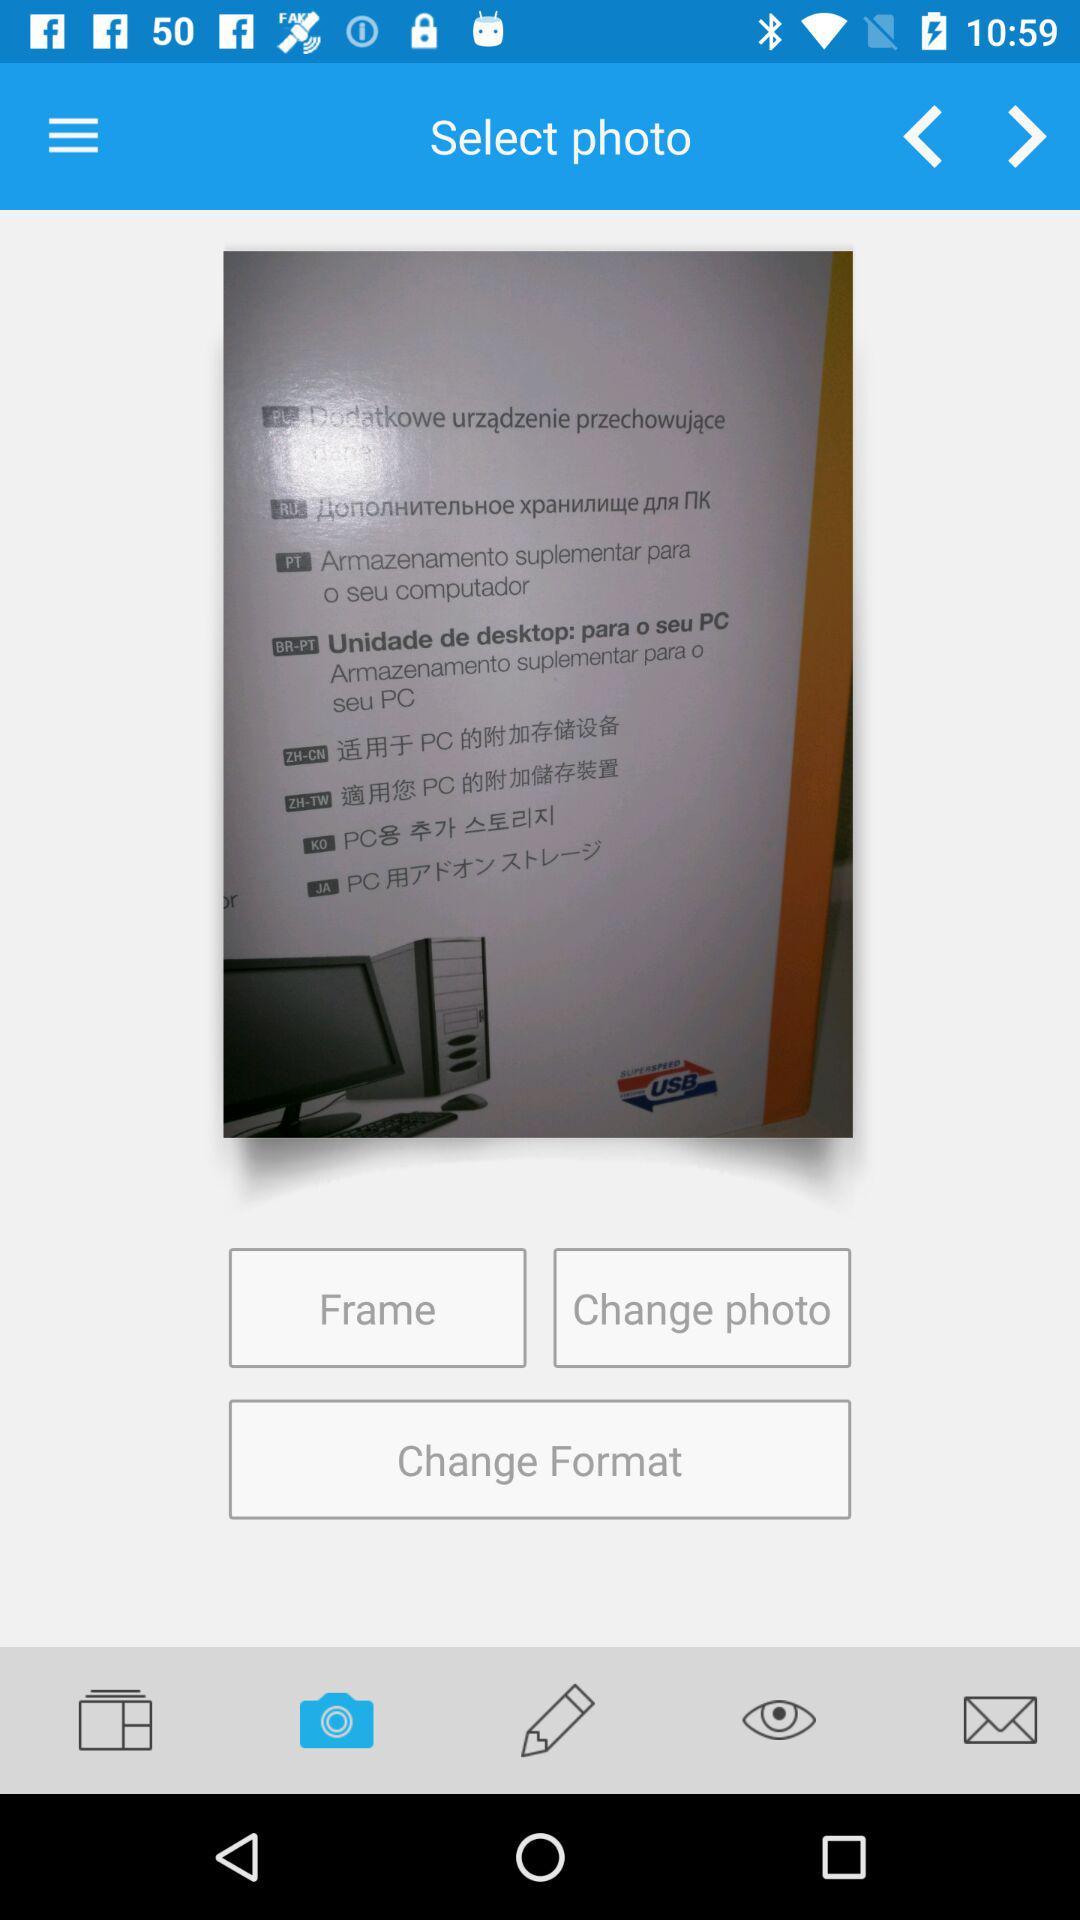 The image size is (1080, 1920). I want to click on advance to next photo, so click(1027, 135).